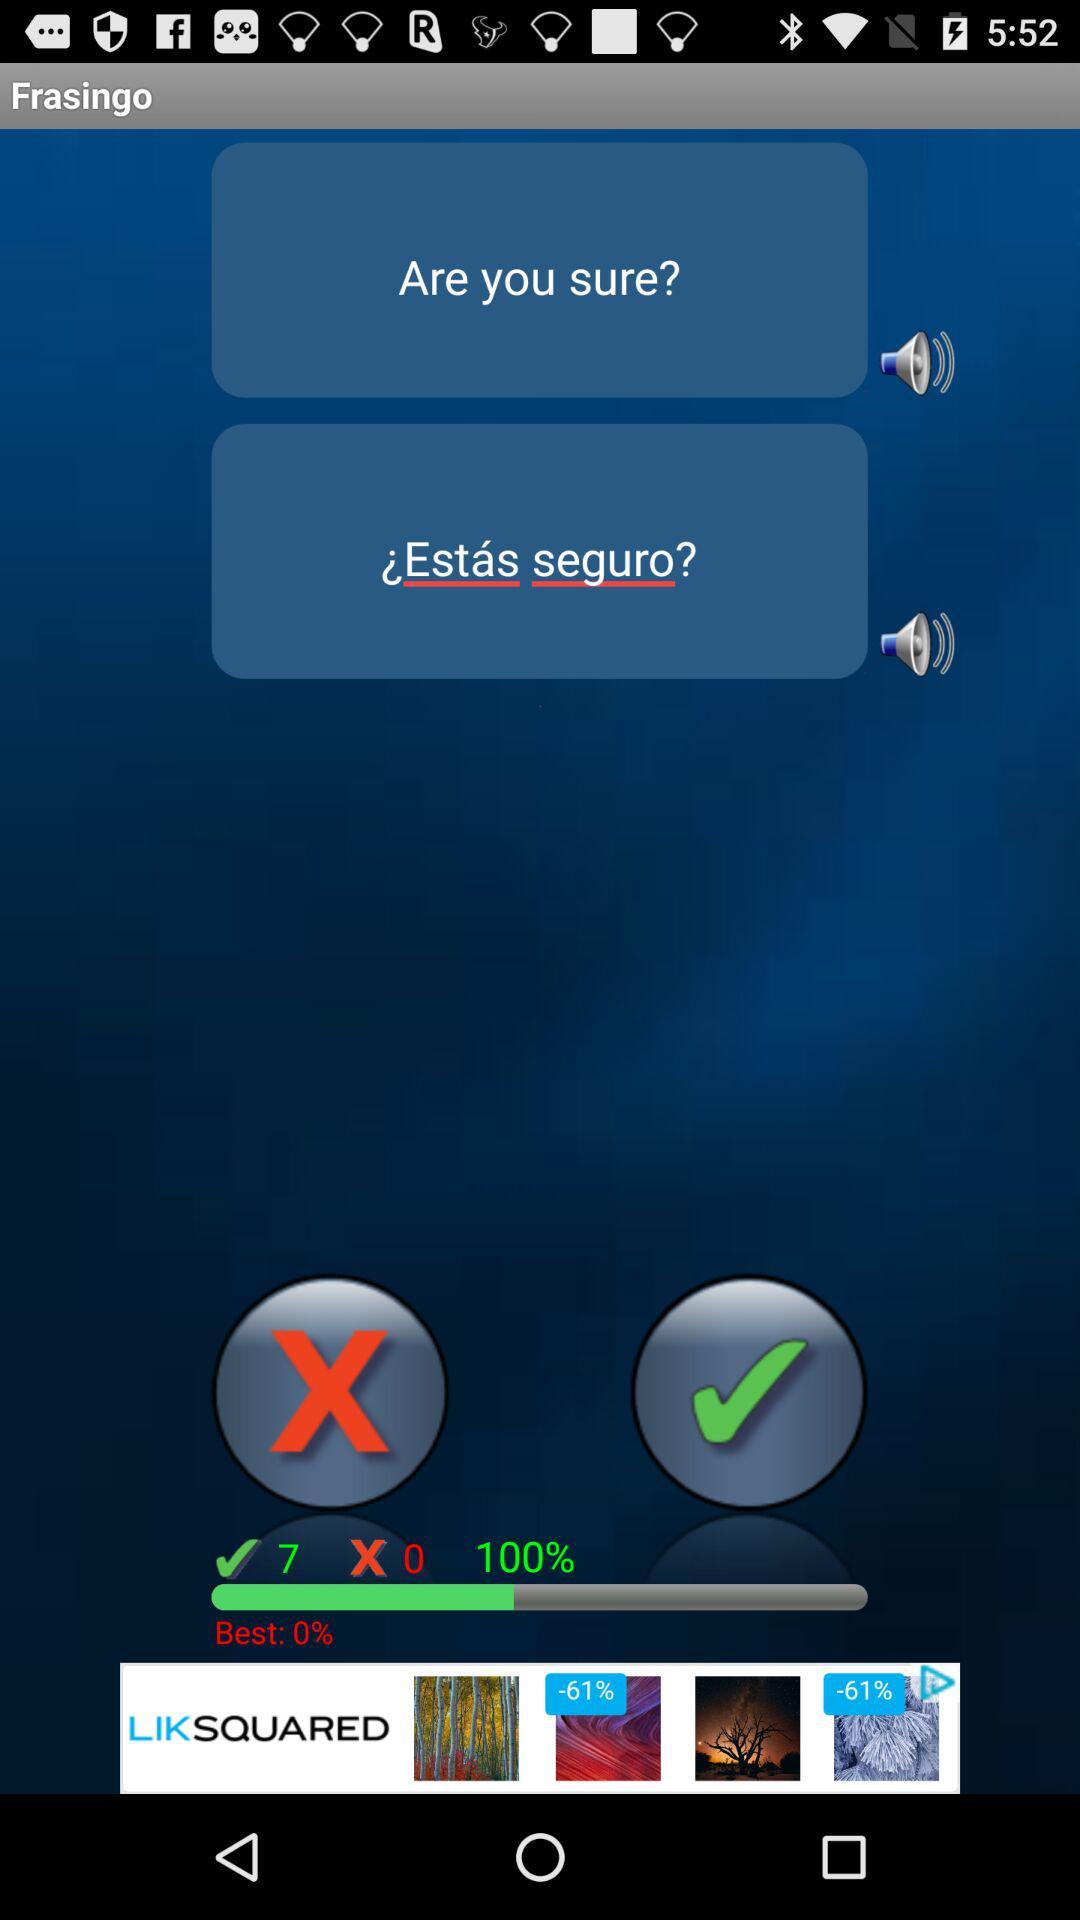 The width and height of the screenshot is (1080, 1920). Describe the element at coordinates (540, 1727) in the screenshot. I see `the advertisement` at that location.